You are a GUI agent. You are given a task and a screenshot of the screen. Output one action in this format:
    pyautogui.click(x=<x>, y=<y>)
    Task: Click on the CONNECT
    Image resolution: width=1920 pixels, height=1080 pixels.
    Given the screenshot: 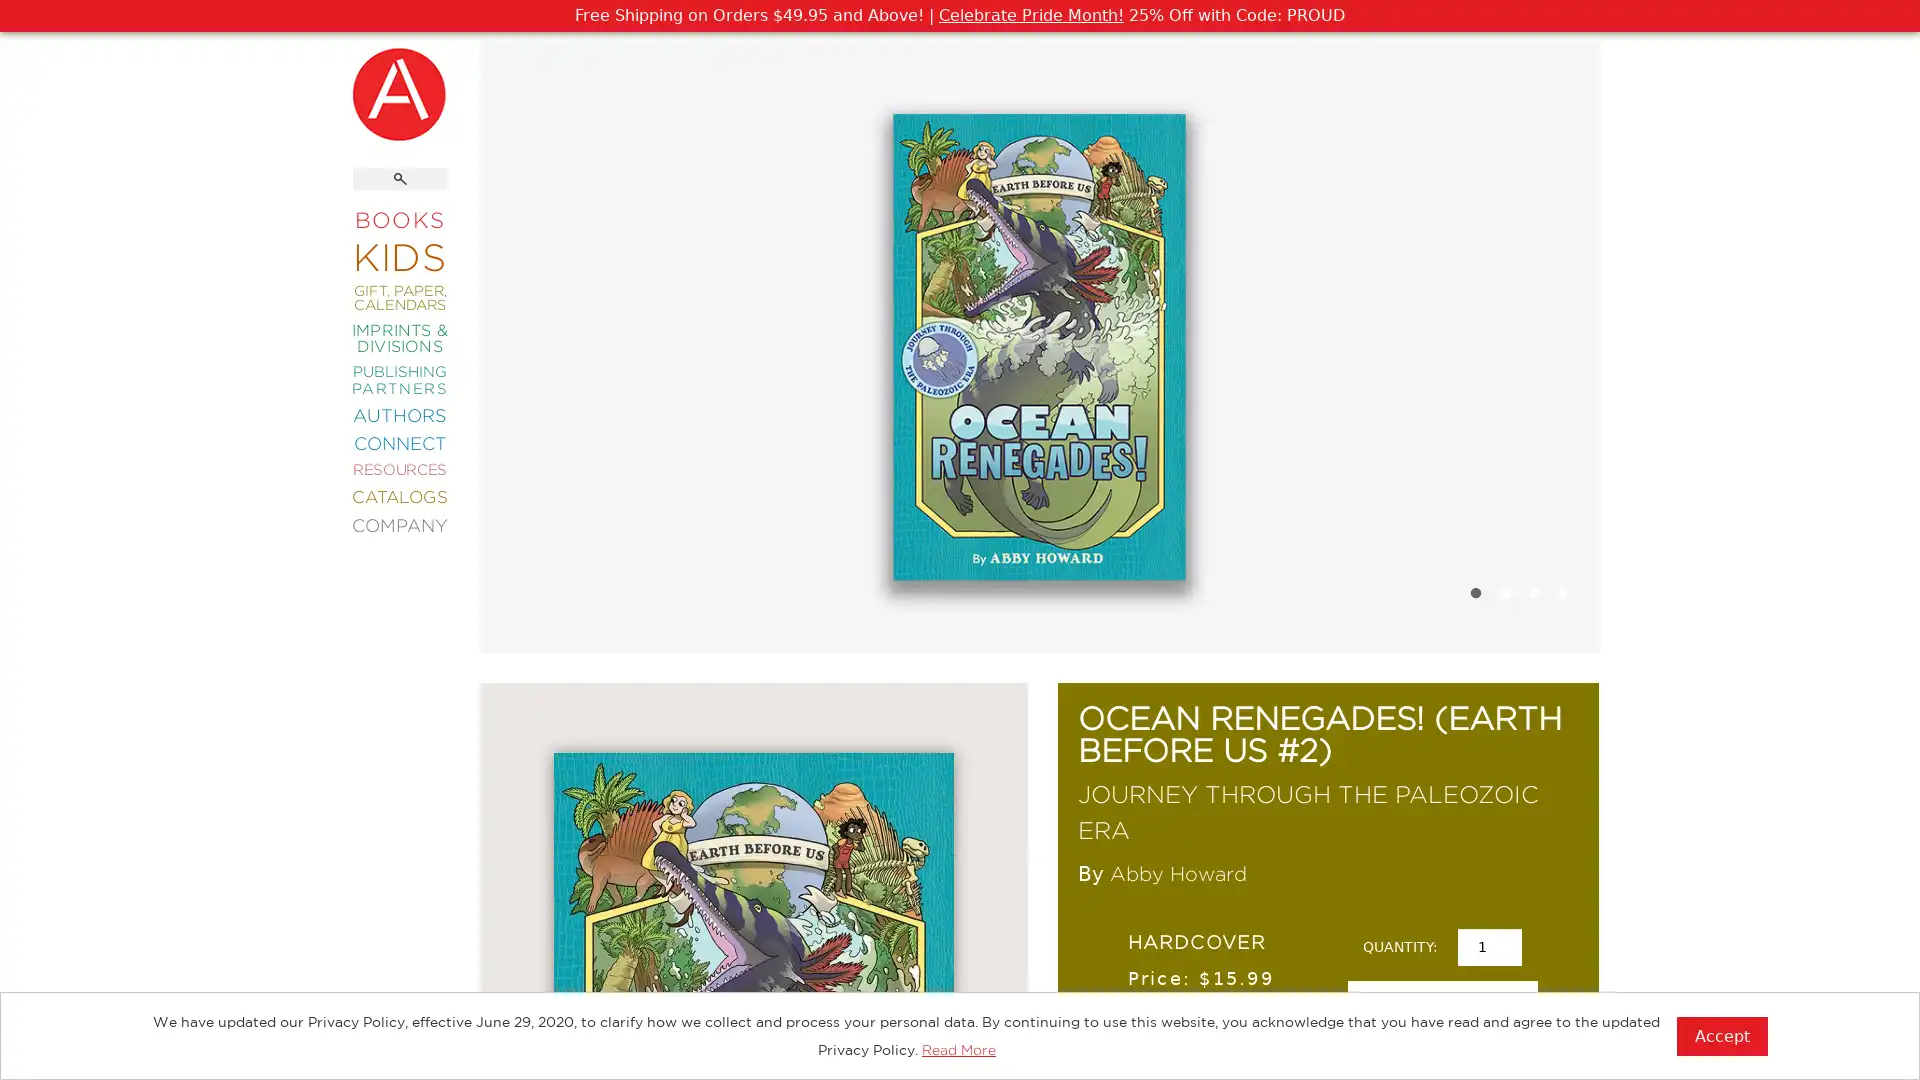 What is the action you would take?
    pyautogui.click(x=399, y=441)
    